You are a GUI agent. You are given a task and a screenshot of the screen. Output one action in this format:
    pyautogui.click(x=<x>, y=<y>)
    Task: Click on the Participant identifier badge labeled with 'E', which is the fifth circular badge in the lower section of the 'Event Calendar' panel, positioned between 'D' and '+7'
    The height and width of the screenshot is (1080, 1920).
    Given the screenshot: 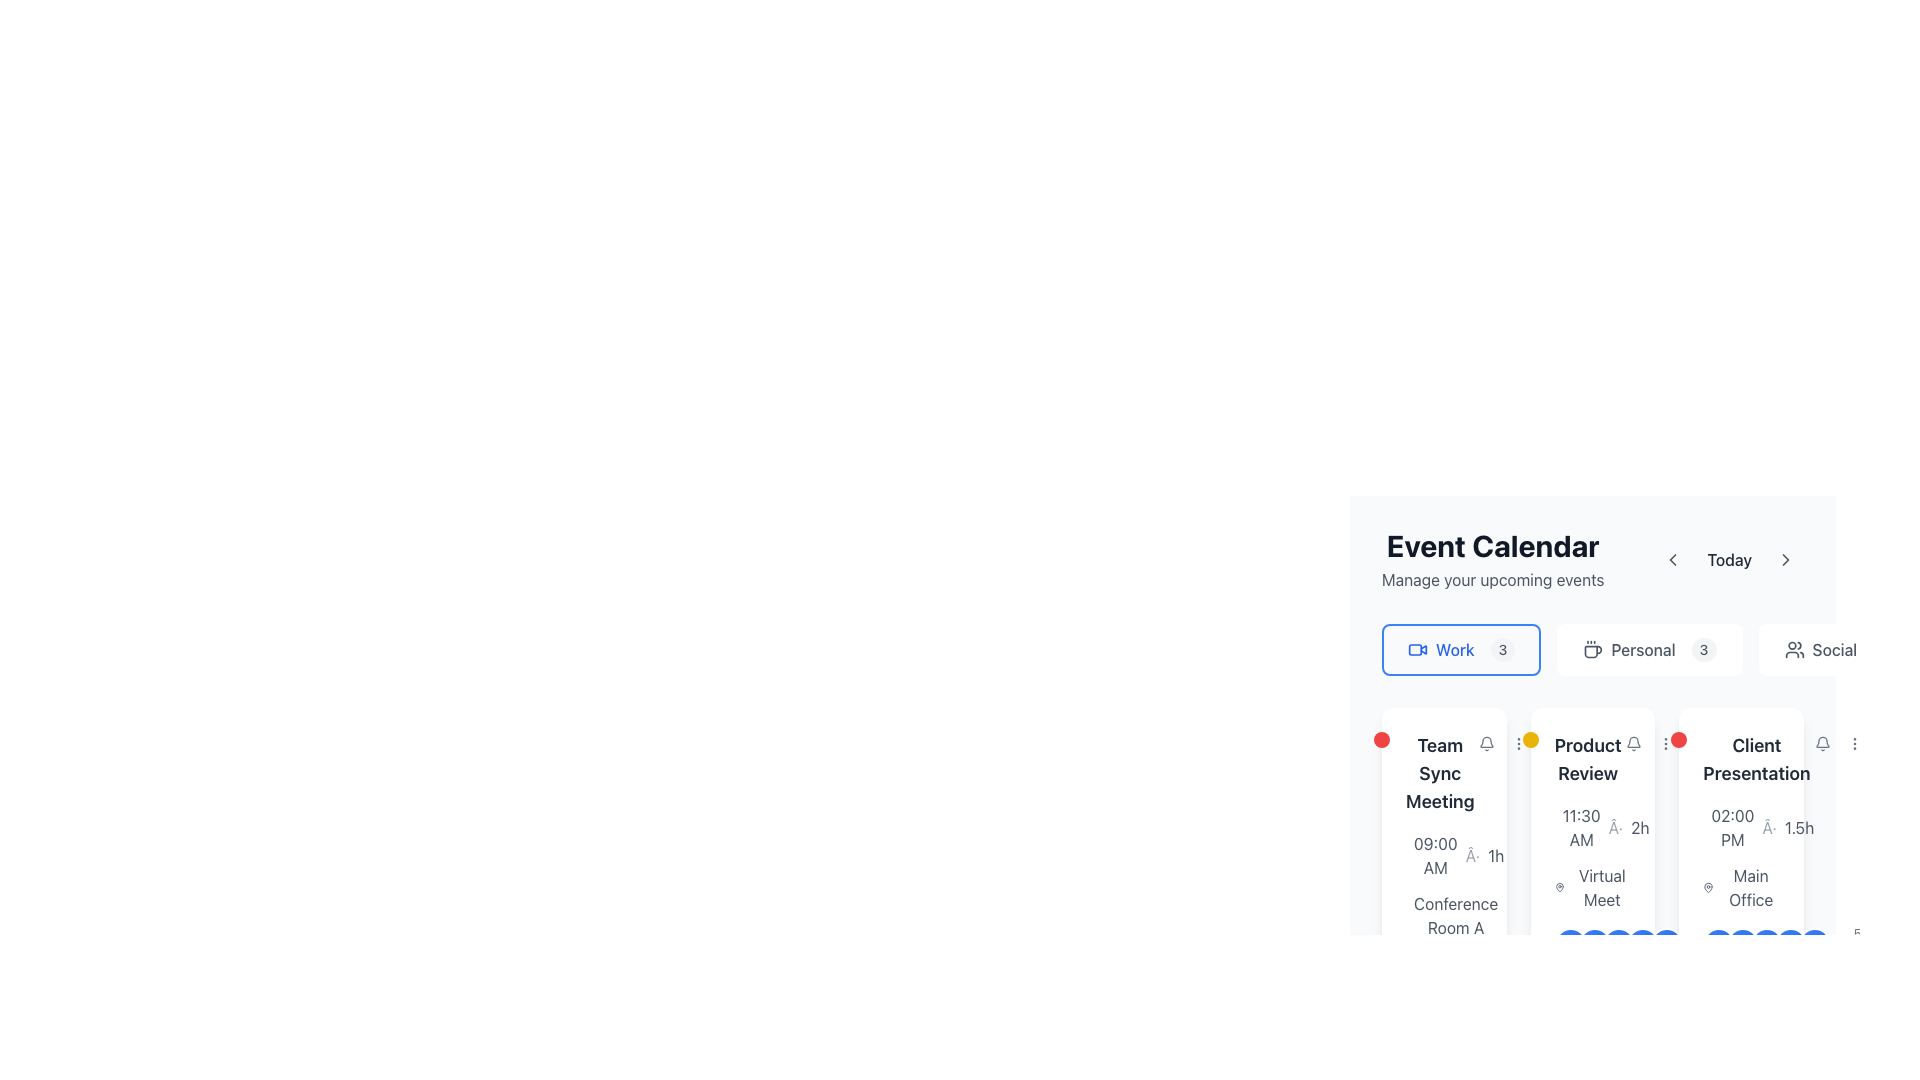 What is the action you would take?
    pyautogui.click(x=1666, y=944)
    